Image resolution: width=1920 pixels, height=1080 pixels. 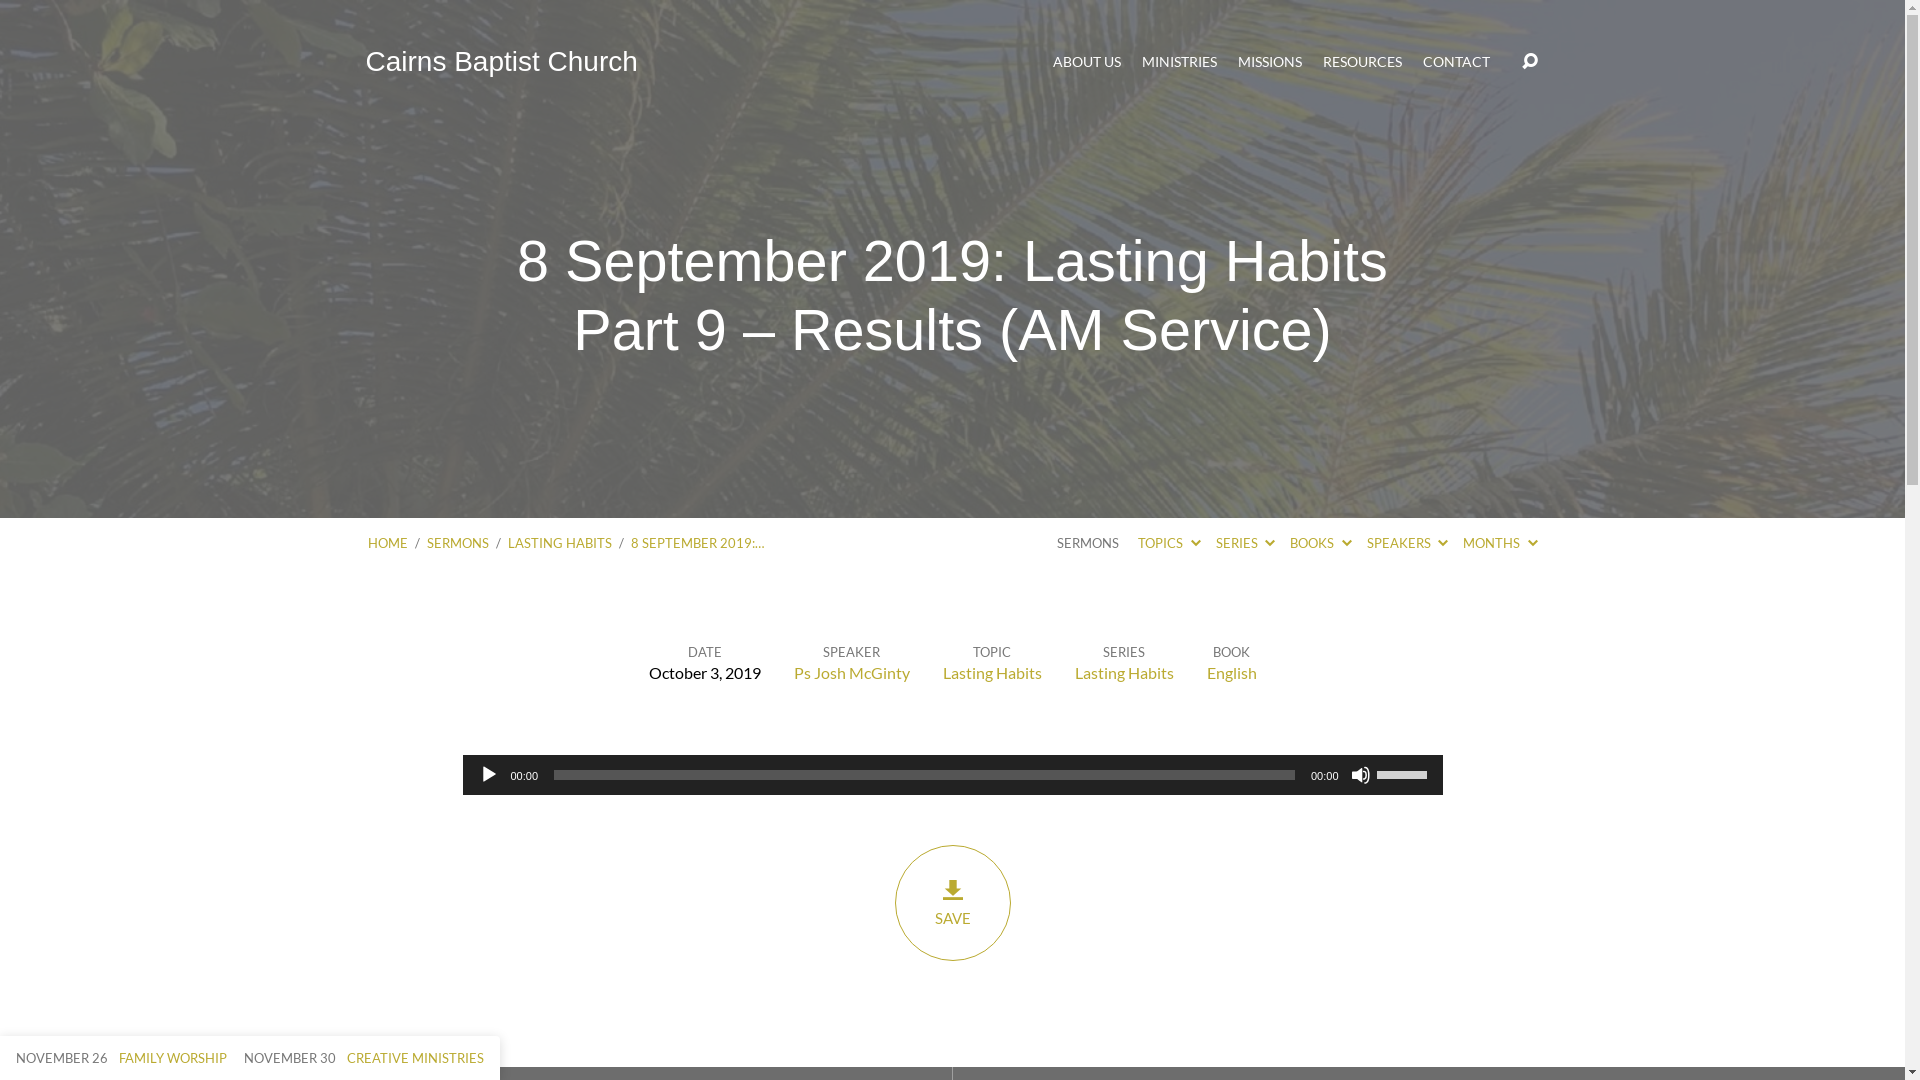 What do you see at coordinates (120, 1056) in the screenshot?
I see `'NOVEMBER 26 FAMILY WORSHIP'` at bounding box center [120, 1056].